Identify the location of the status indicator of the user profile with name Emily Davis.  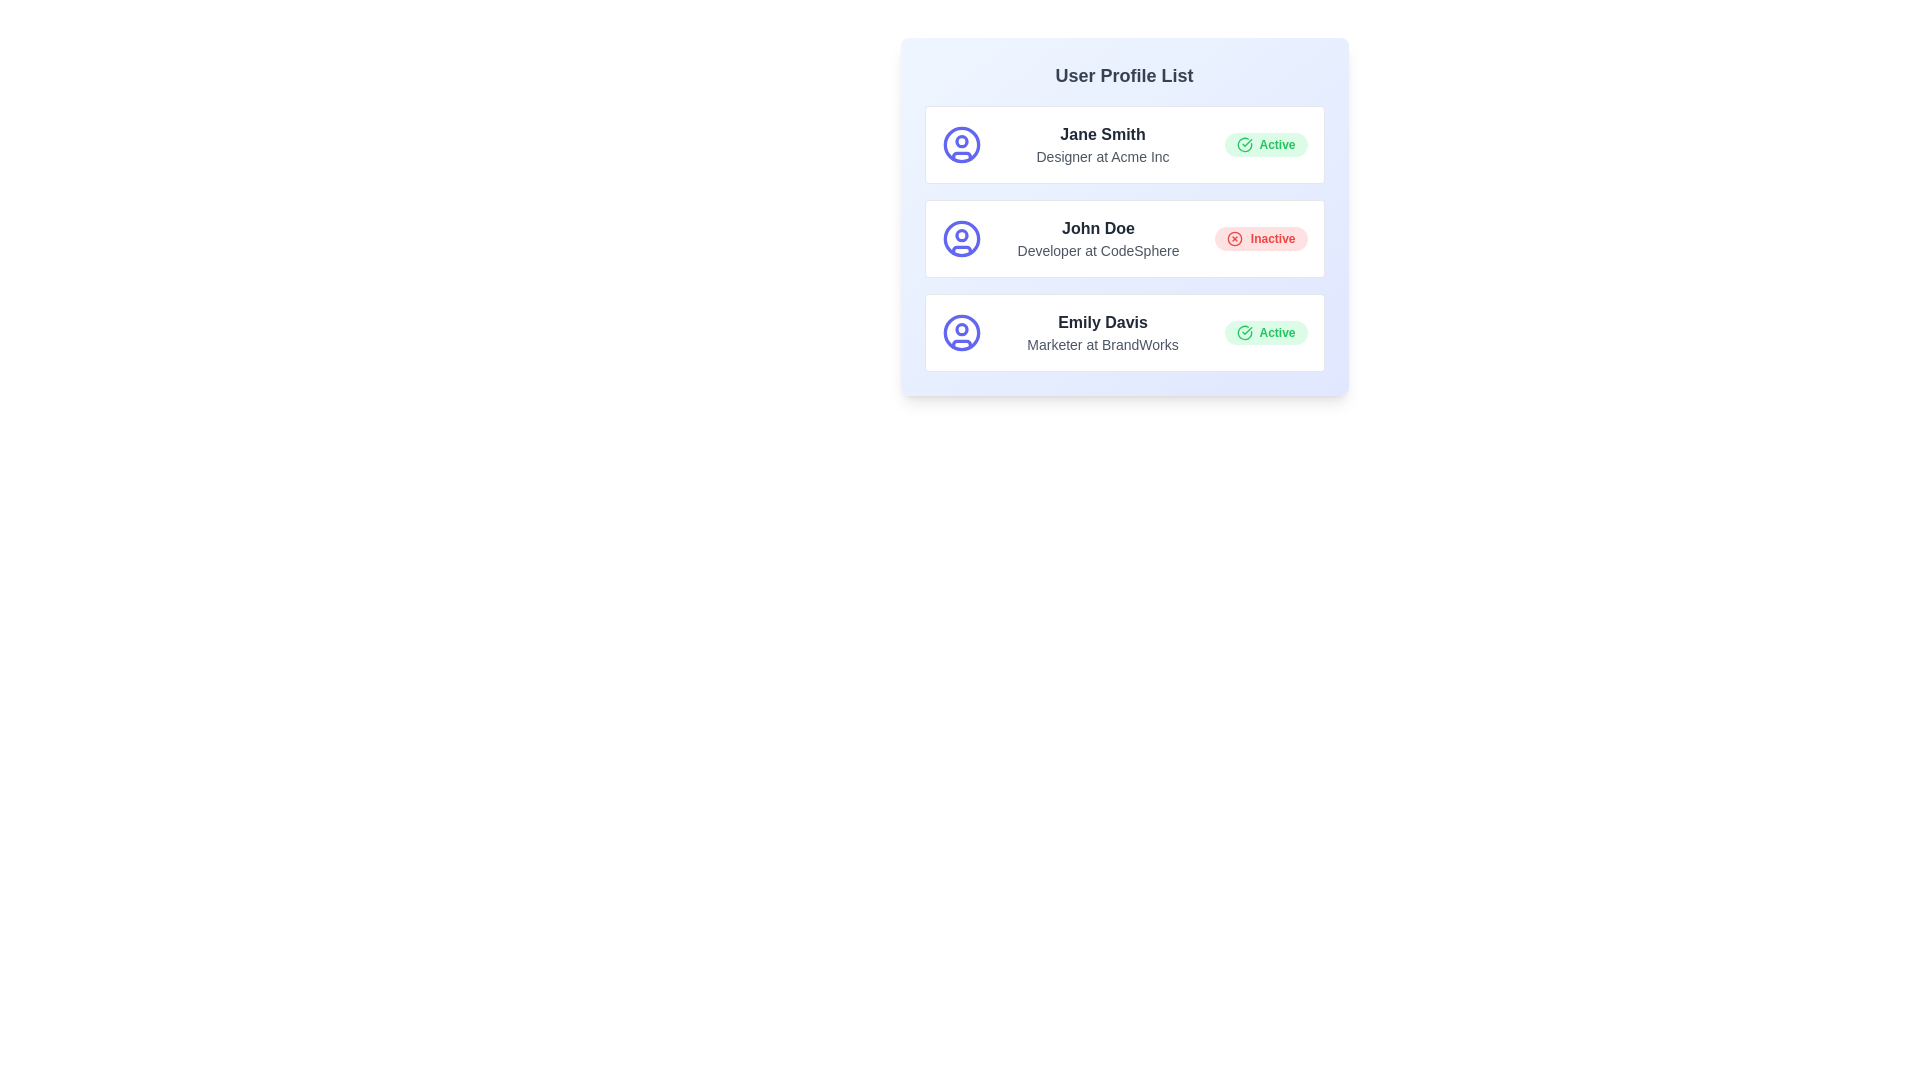
(1265, 331).